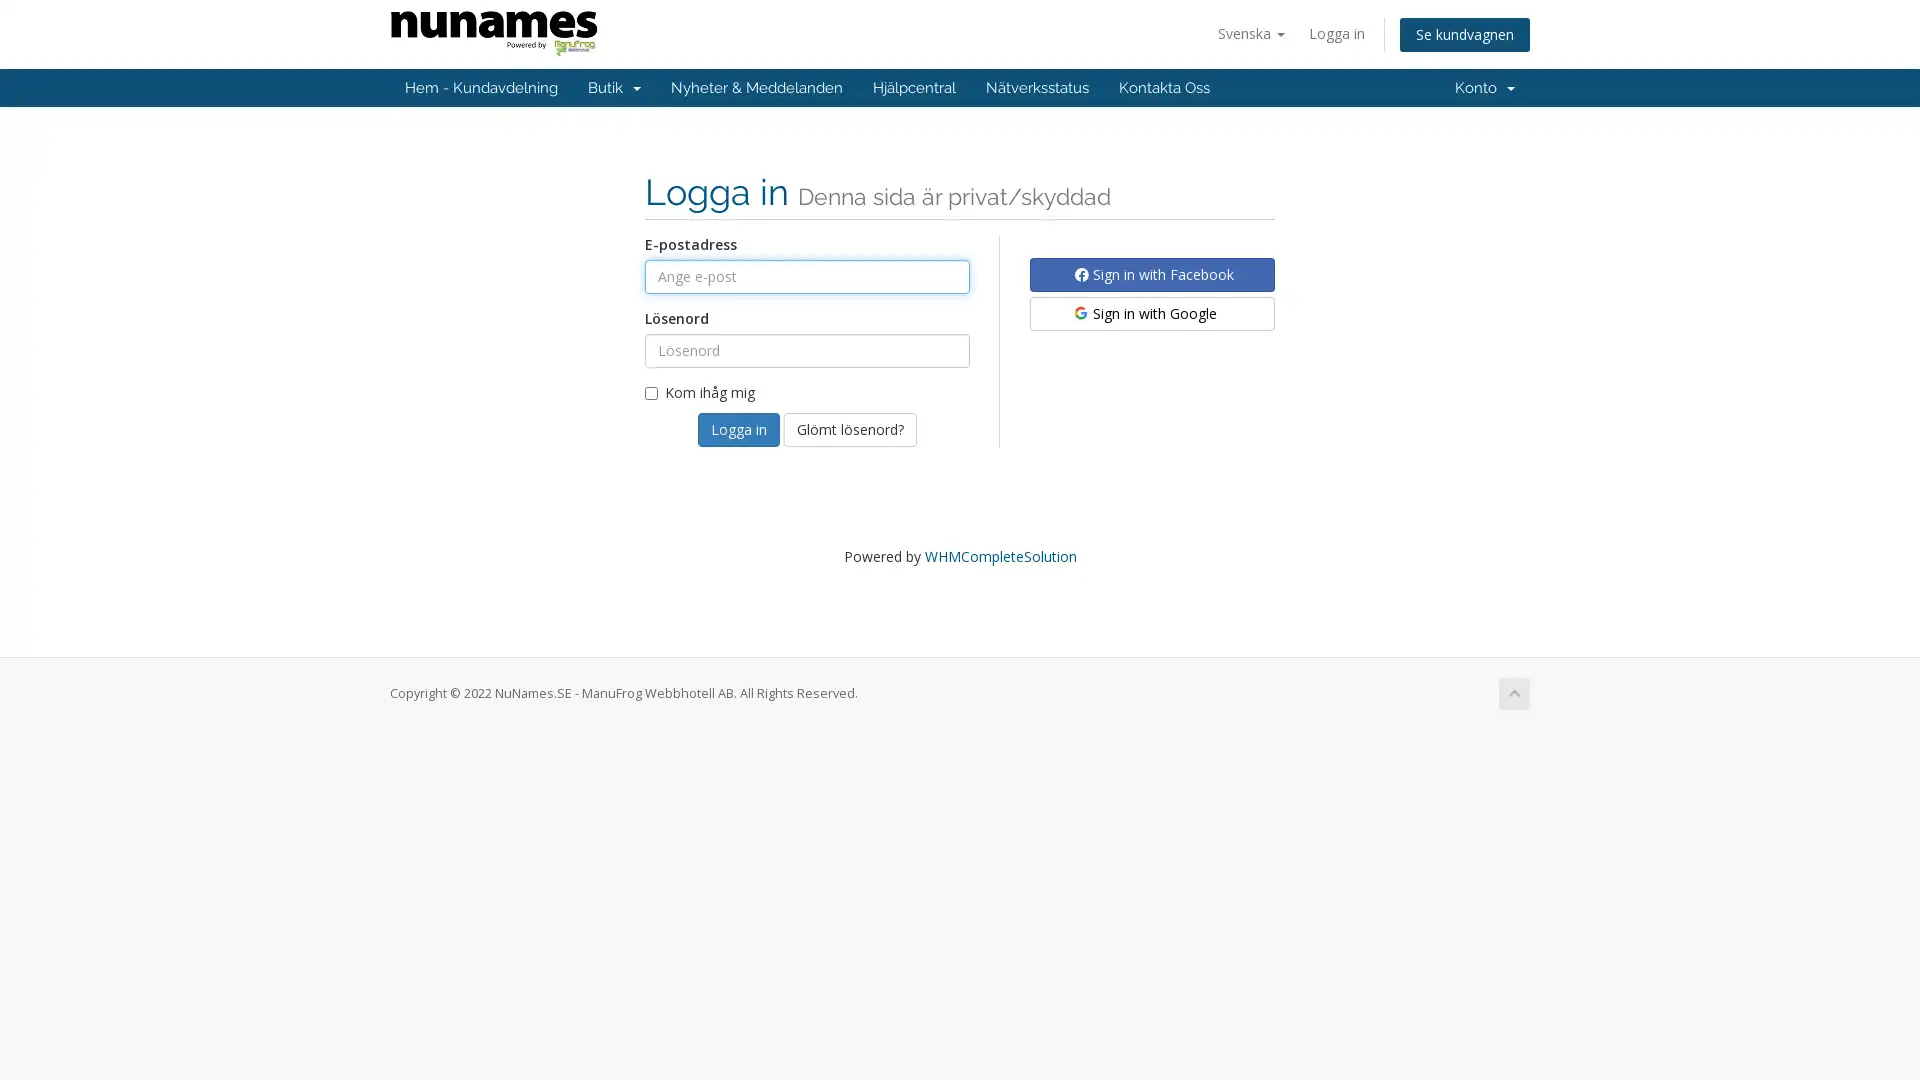  What do you see at coordinates (738, 427) in the screenshot?
I see `Logga in` at bounding box center [738, 427].